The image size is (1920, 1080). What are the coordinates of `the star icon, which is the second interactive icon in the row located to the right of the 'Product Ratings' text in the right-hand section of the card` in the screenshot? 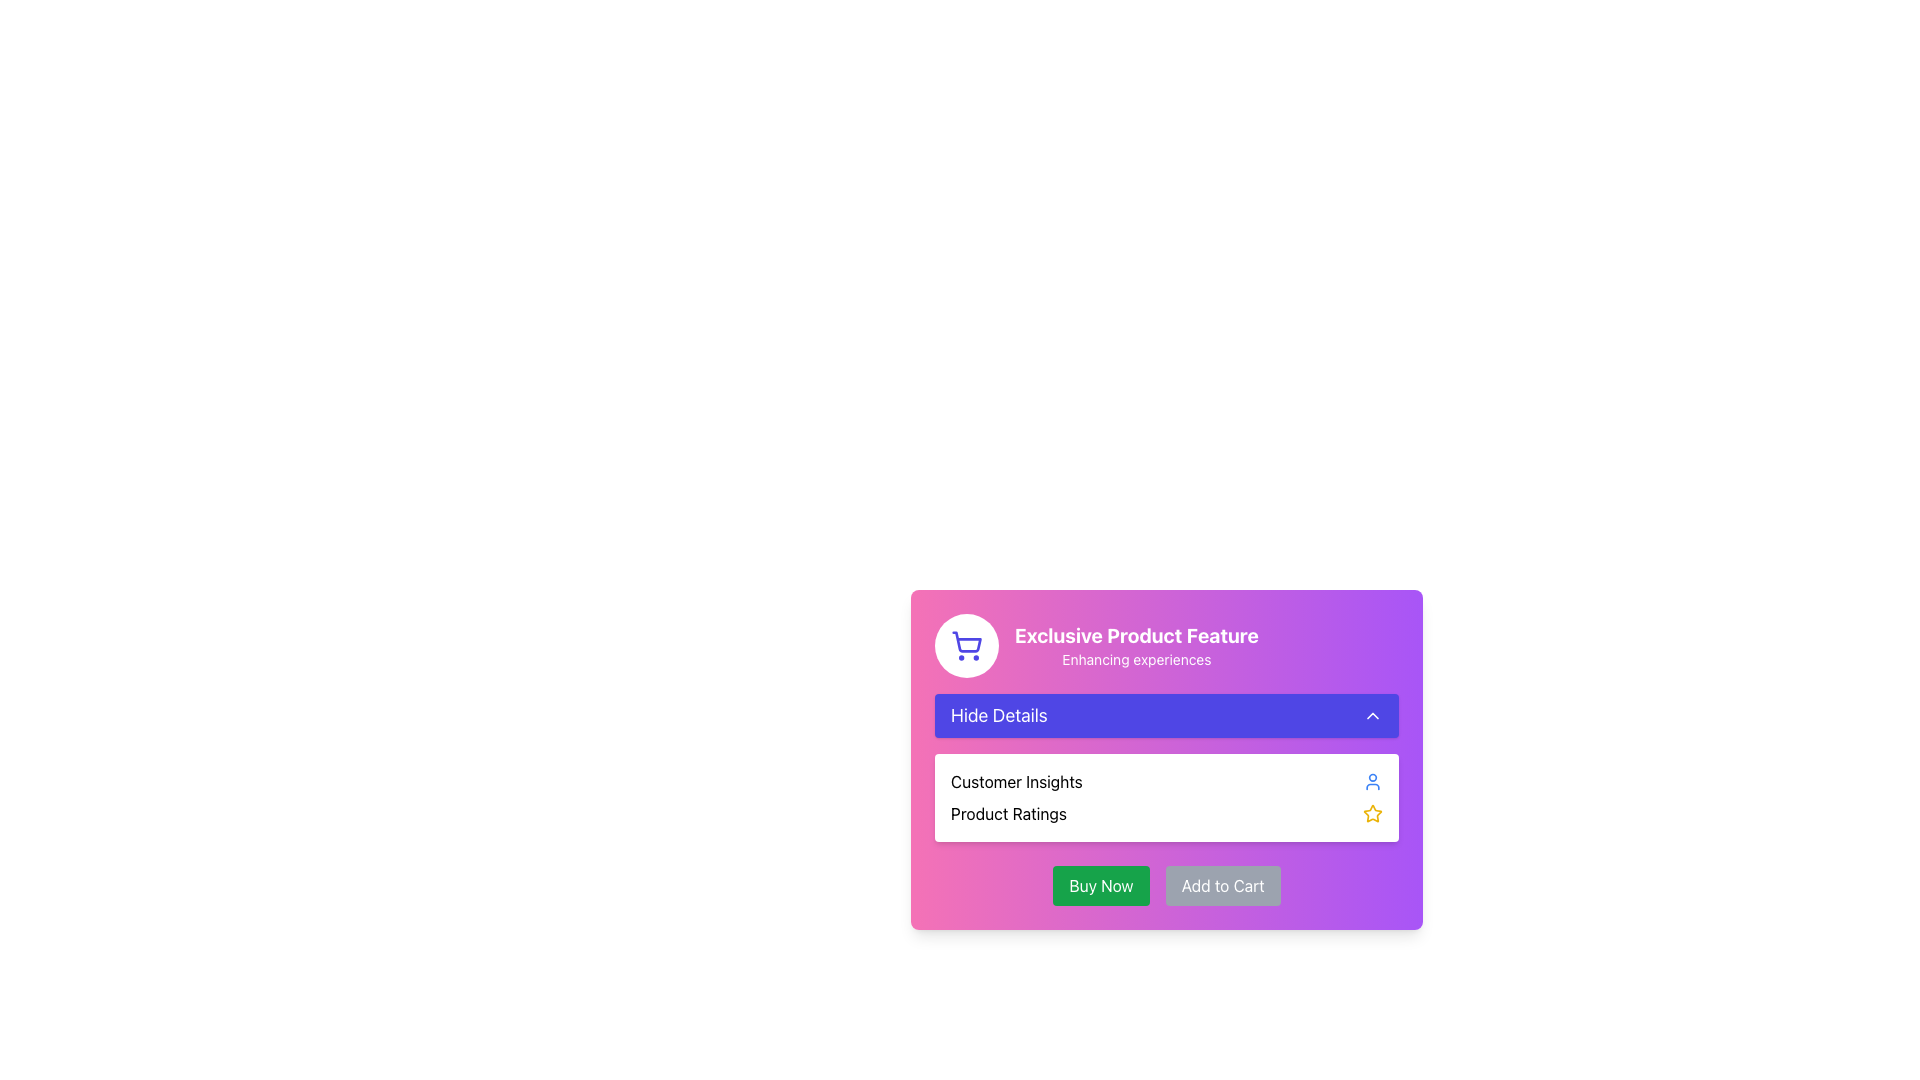 It's located at (1371, 813).